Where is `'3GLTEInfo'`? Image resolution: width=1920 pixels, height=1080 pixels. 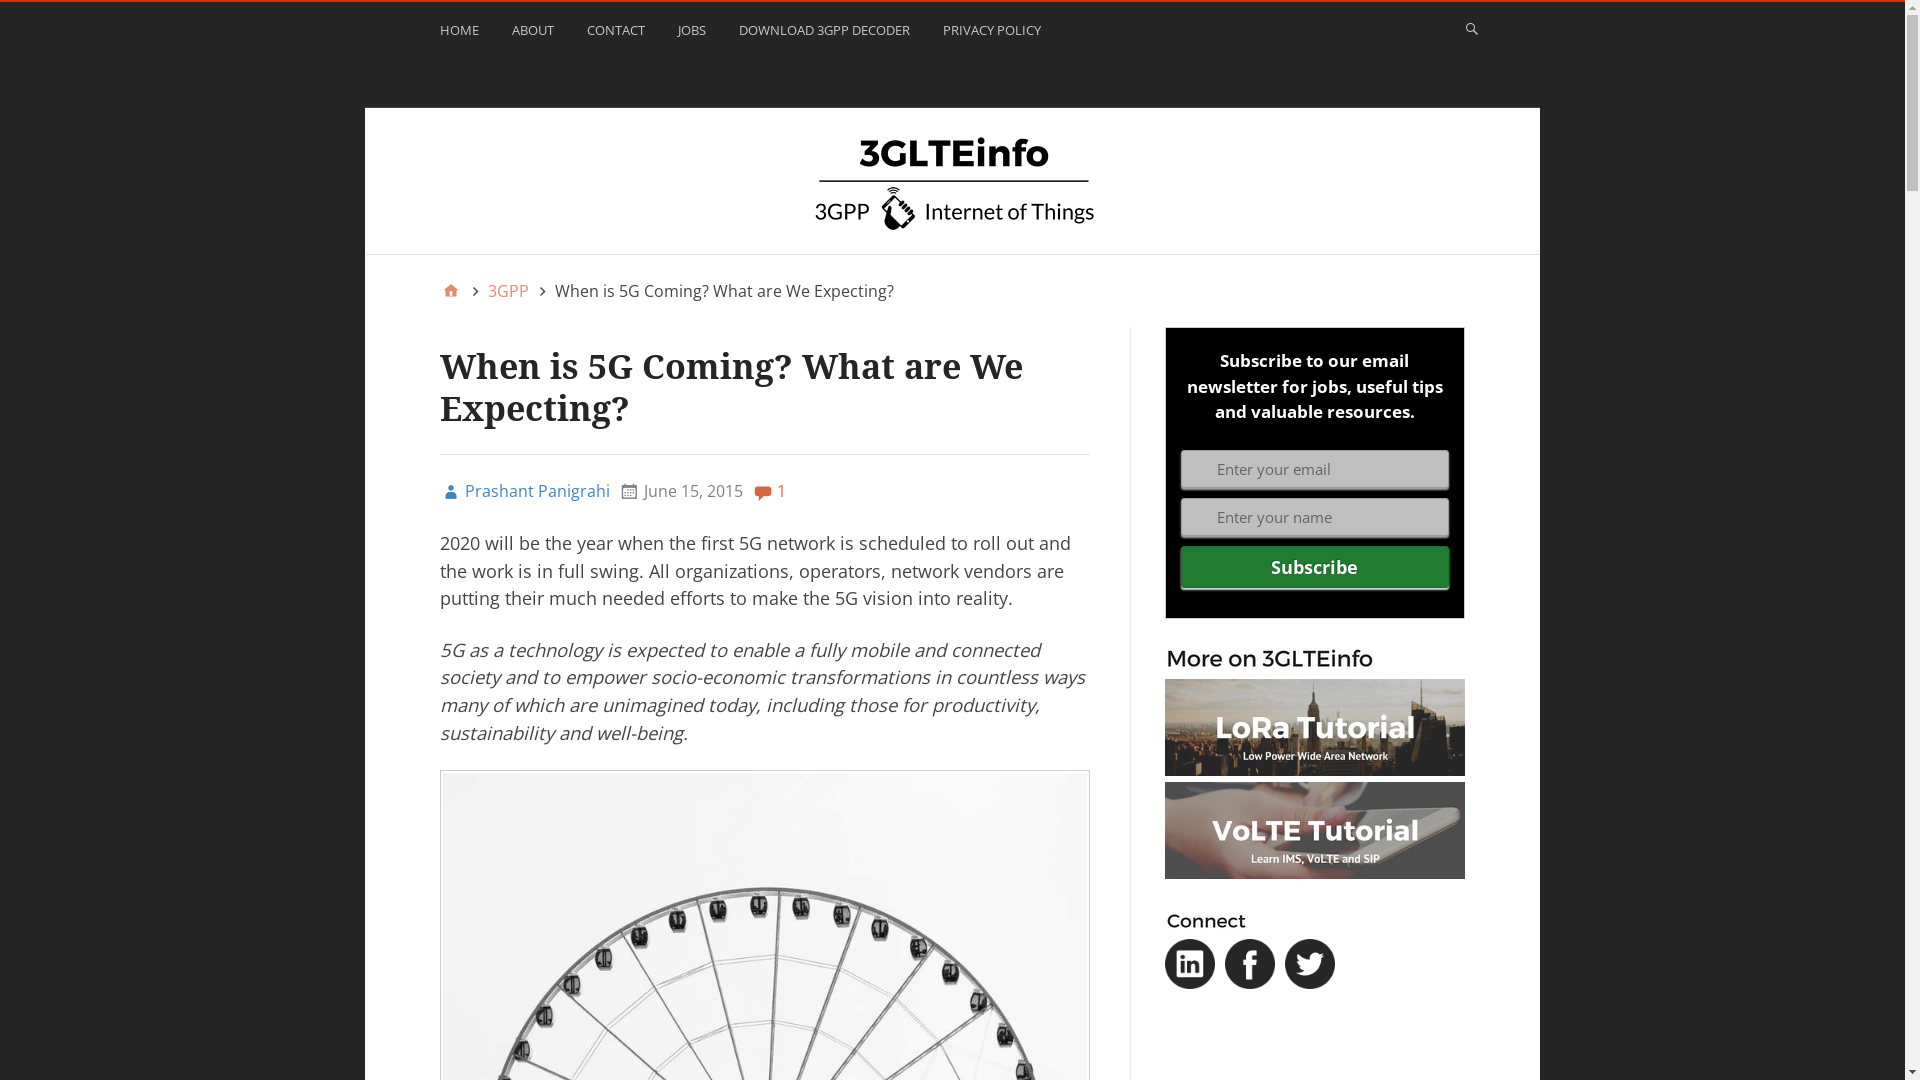
'3GLTEInfo' is located at coordinates (951, 181).